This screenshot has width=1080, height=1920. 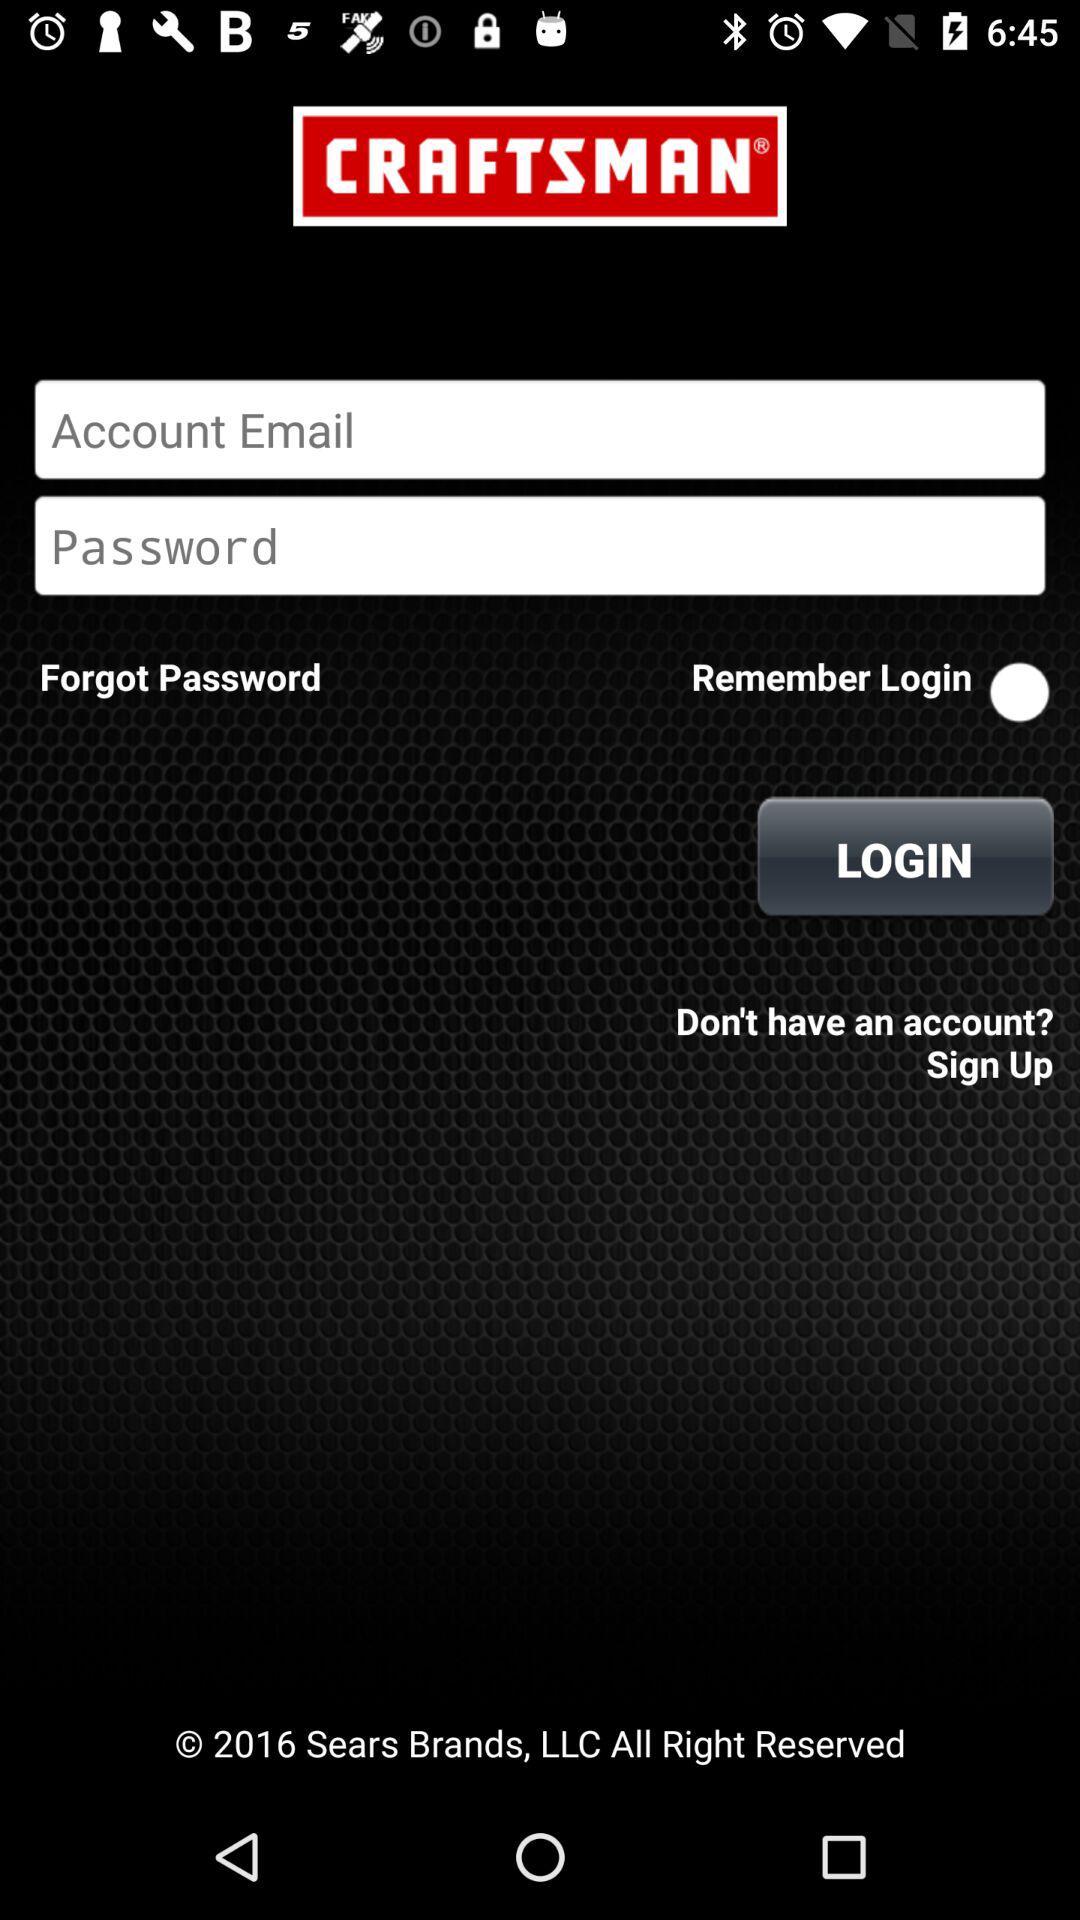 What do you see at coordinates (540, 545) in the screenshot?
I see `etc` at bounding box center [540, 545].